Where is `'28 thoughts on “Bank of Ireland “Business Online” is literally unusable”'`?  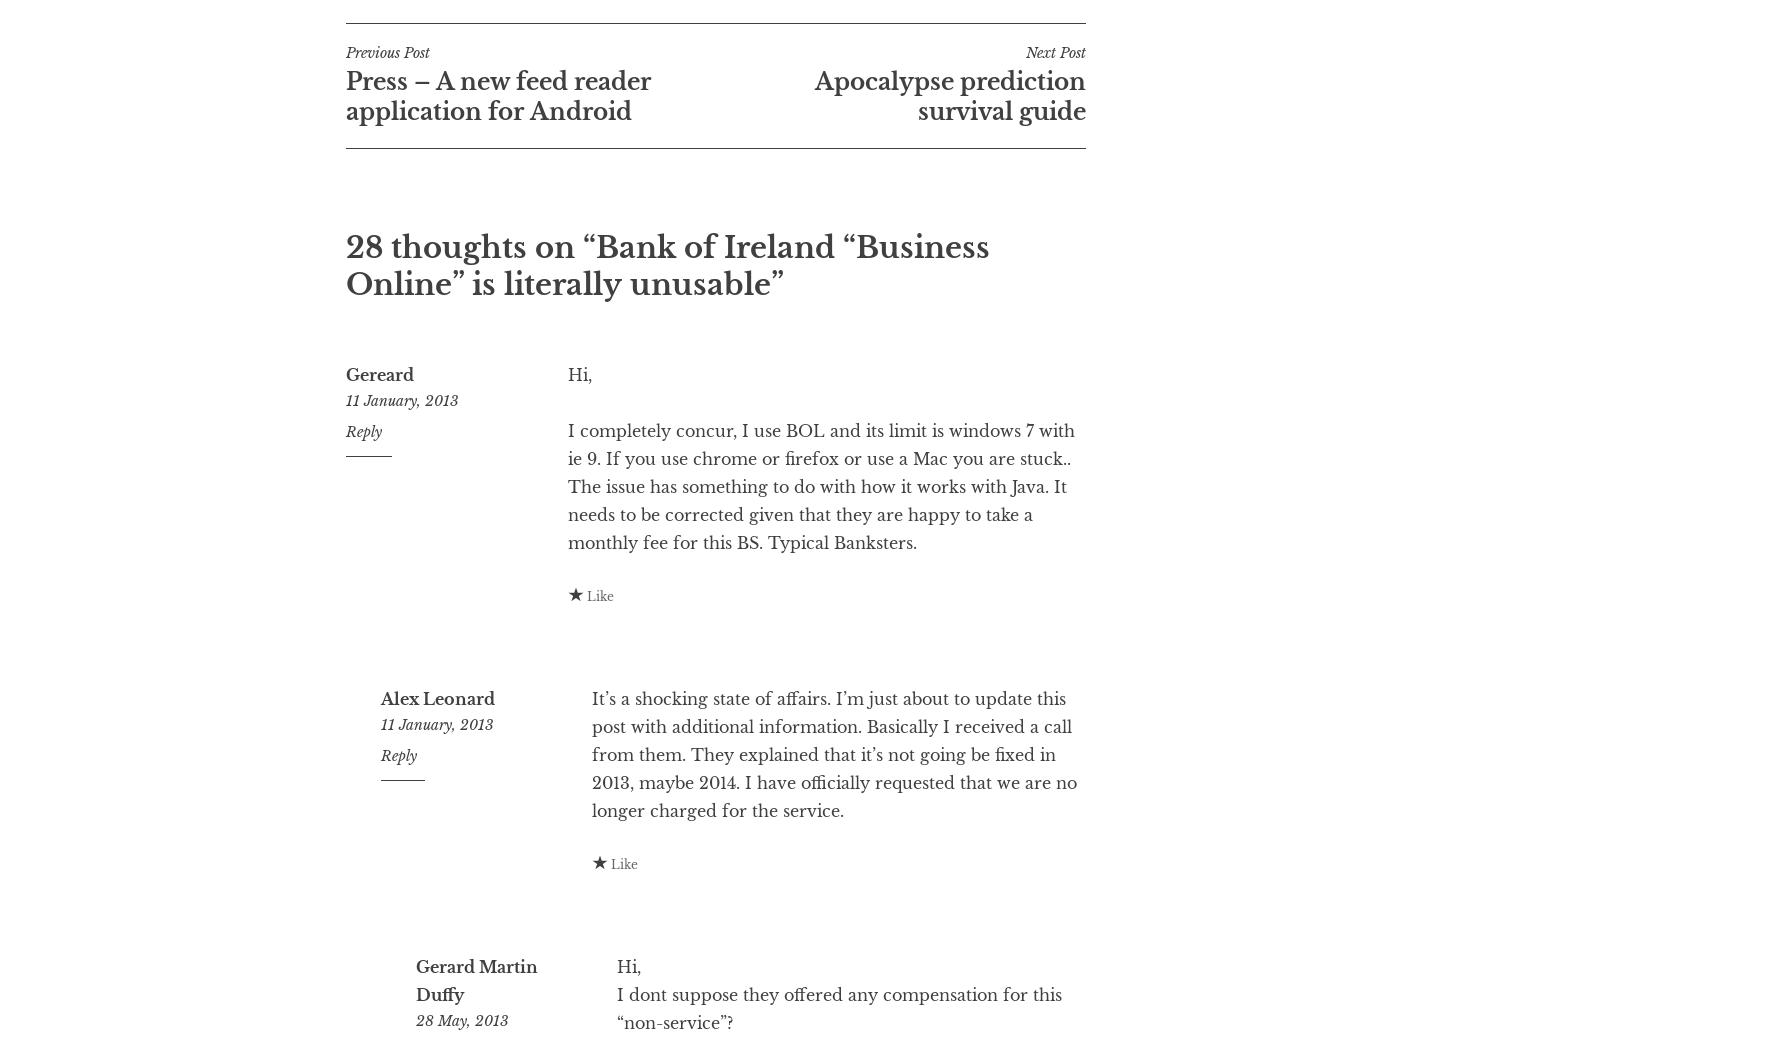
'28 thoughts on “Bank of Ireland “Business Online” is literally unusable”' is located at coordinates (668, 345).